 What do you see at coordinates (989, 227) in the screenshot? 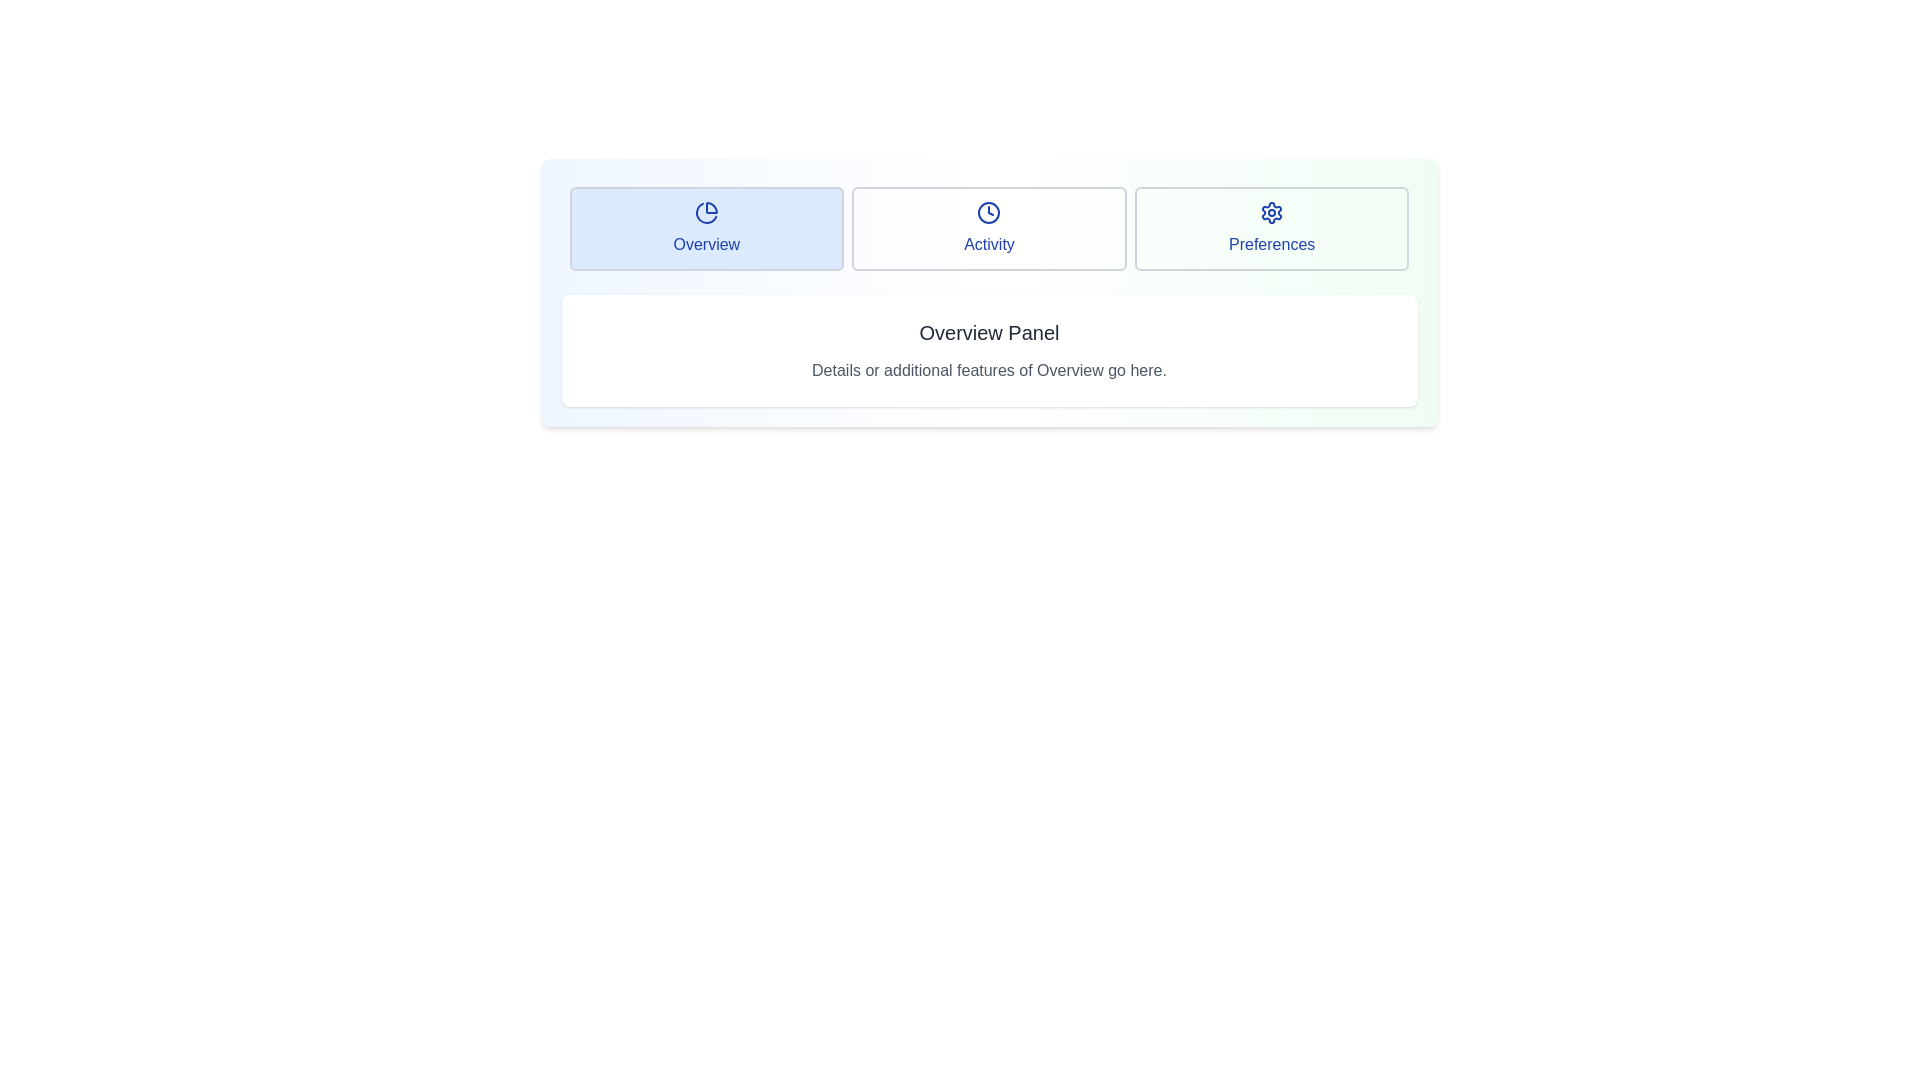
I see `the tab labeled Activity to view its content` at bounding box center [989, 227].